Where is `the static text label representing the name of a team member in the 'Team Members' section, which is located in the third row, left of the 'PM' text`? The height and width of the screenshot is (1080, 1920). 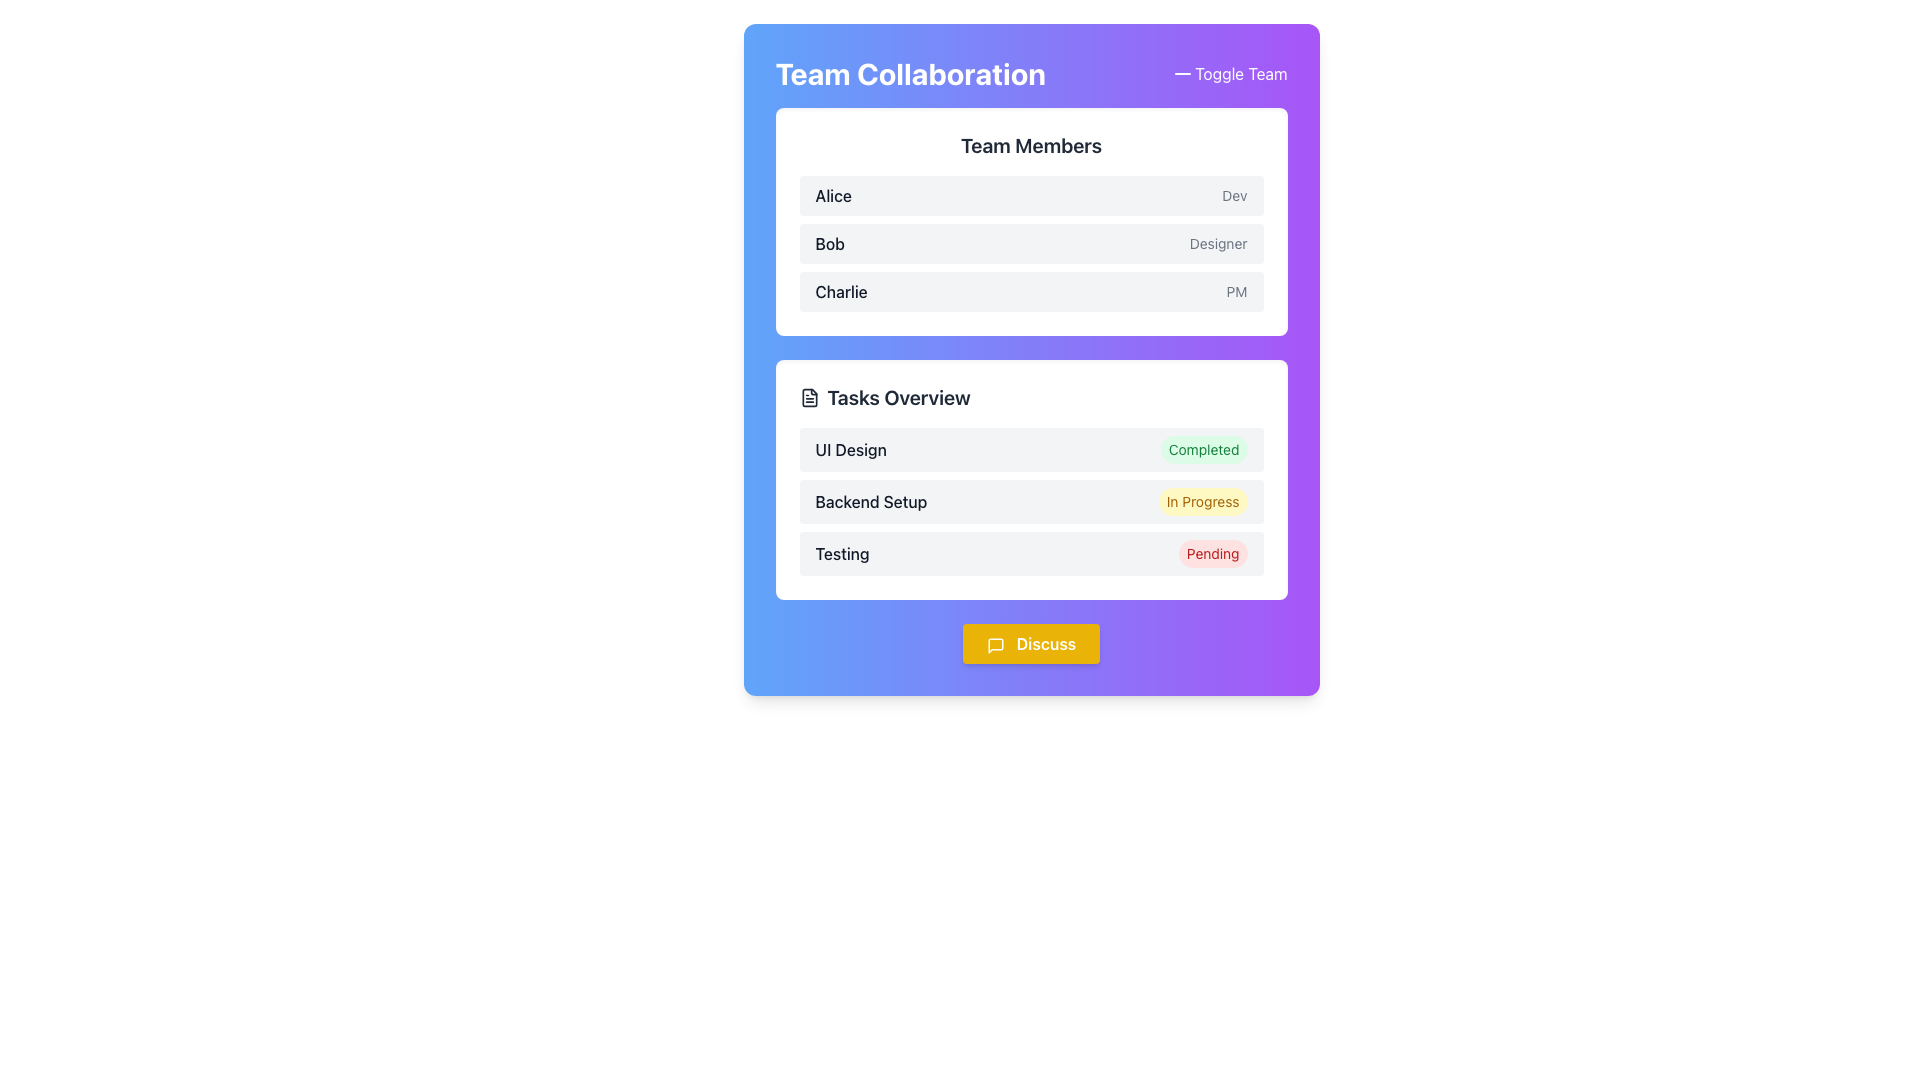 the static text label representing the name of a team member in the 'Team Members' section, which is located in the third row, left of the 'PM' text is located at coordinates (841, 292).